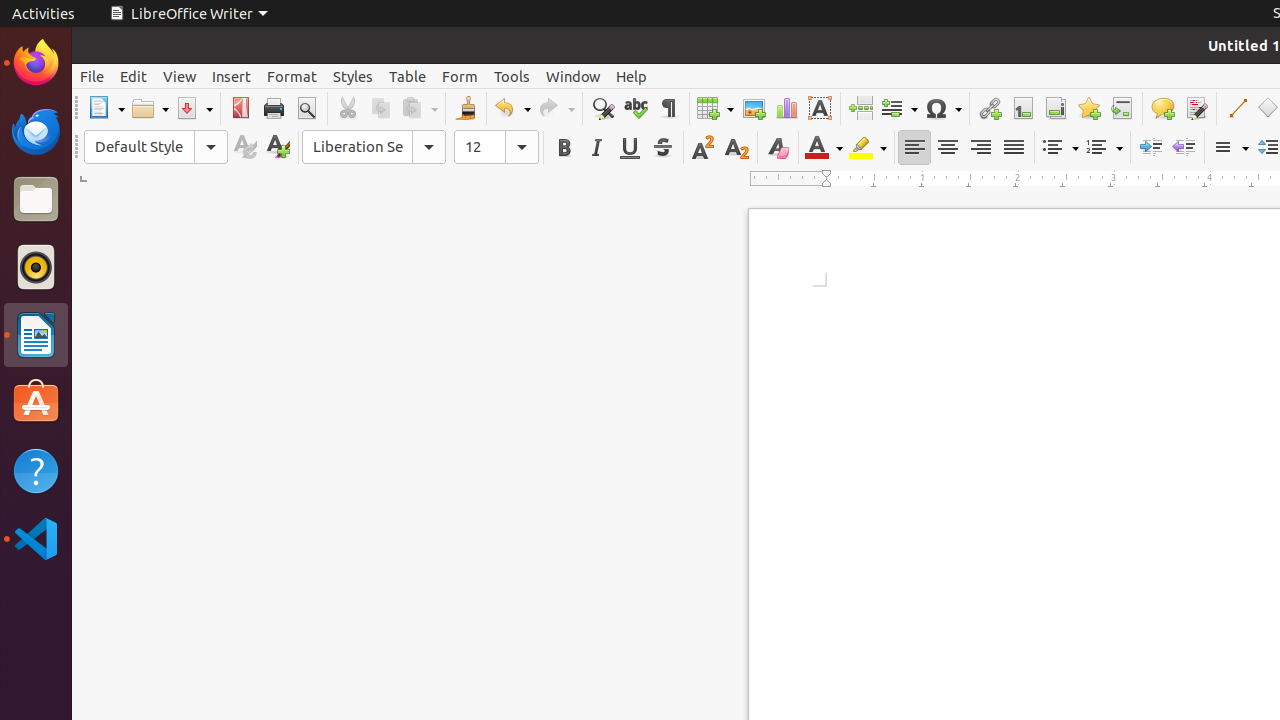  I want to click on 'Print', so click(272, 108).